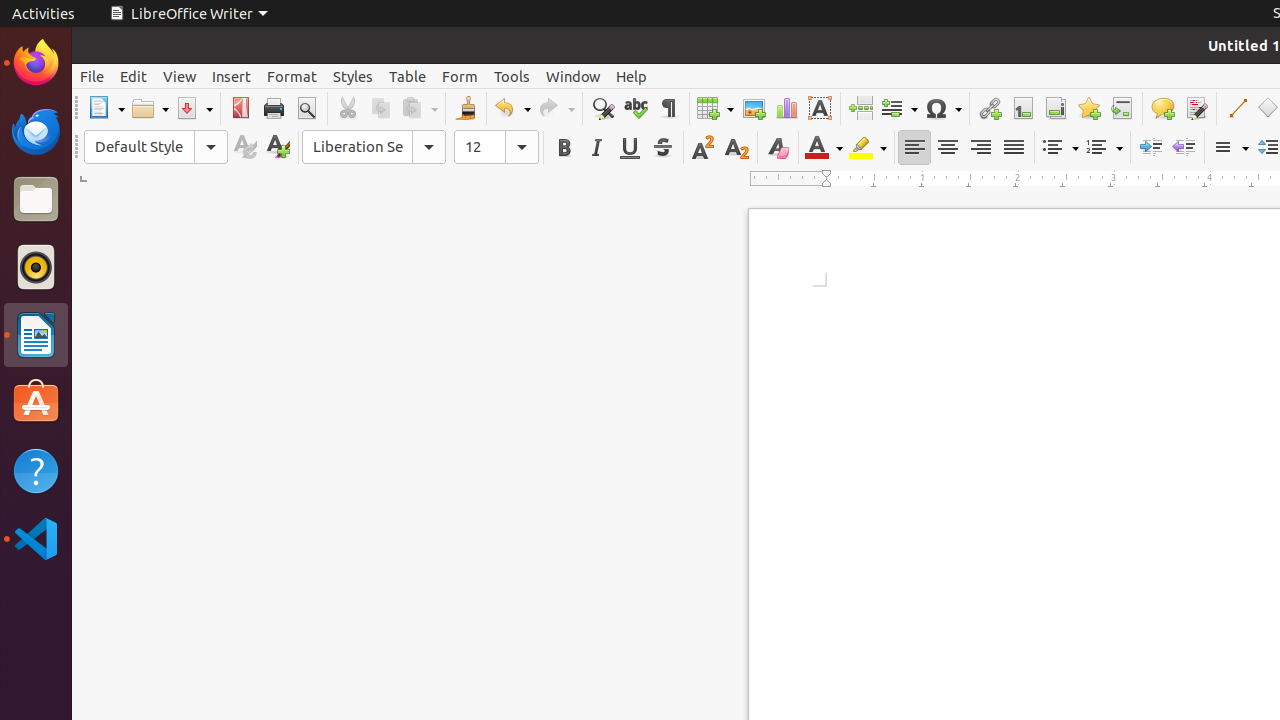  I want to click on 'Print', so click(272, 108).